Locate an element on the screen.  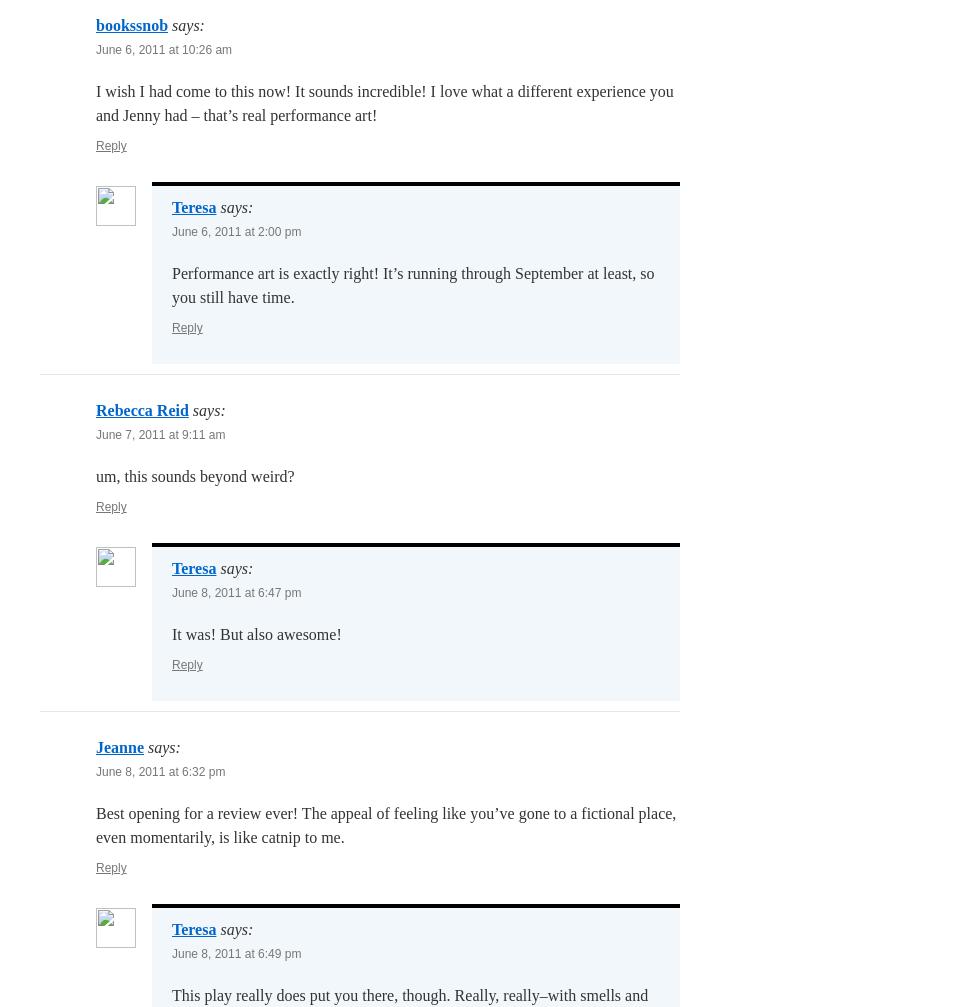
'June 7, 2011 at 9:11 am' is located at coordinates (160, 435).